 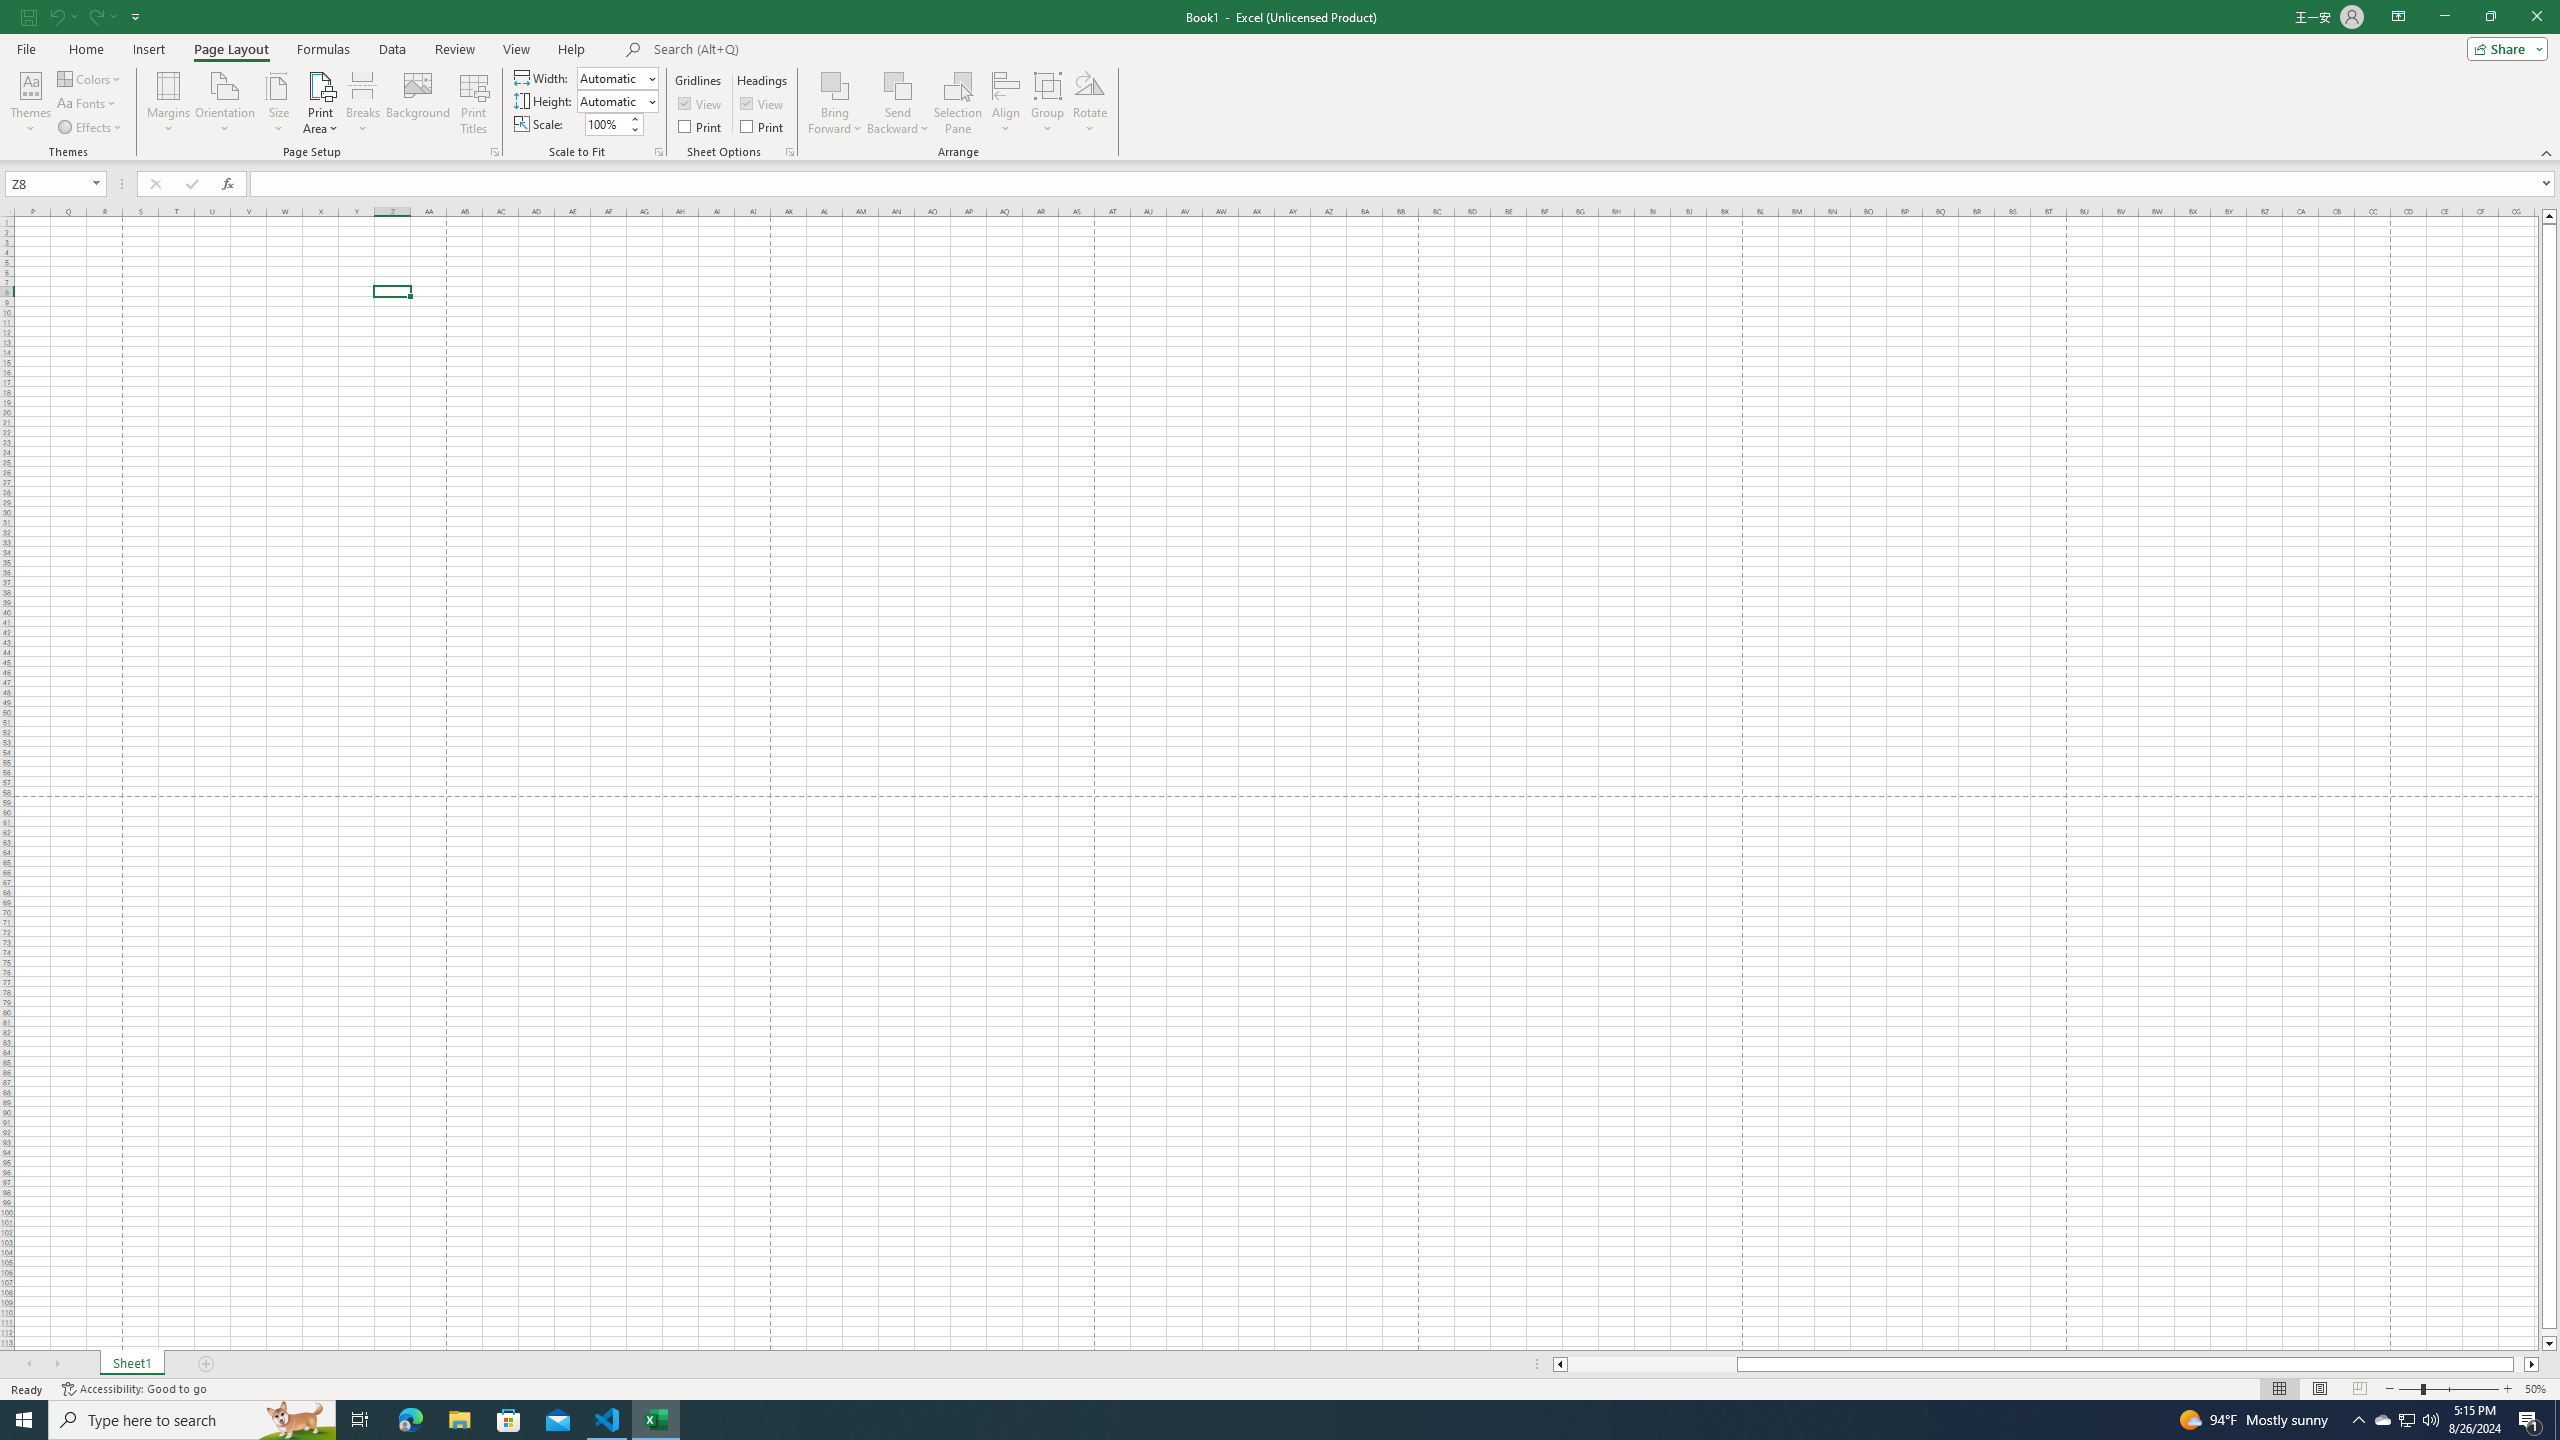 What do you see at coordinates (897, 103) in the screenshot?
I see `'Send Backward'` at bounding box center [897, 103].